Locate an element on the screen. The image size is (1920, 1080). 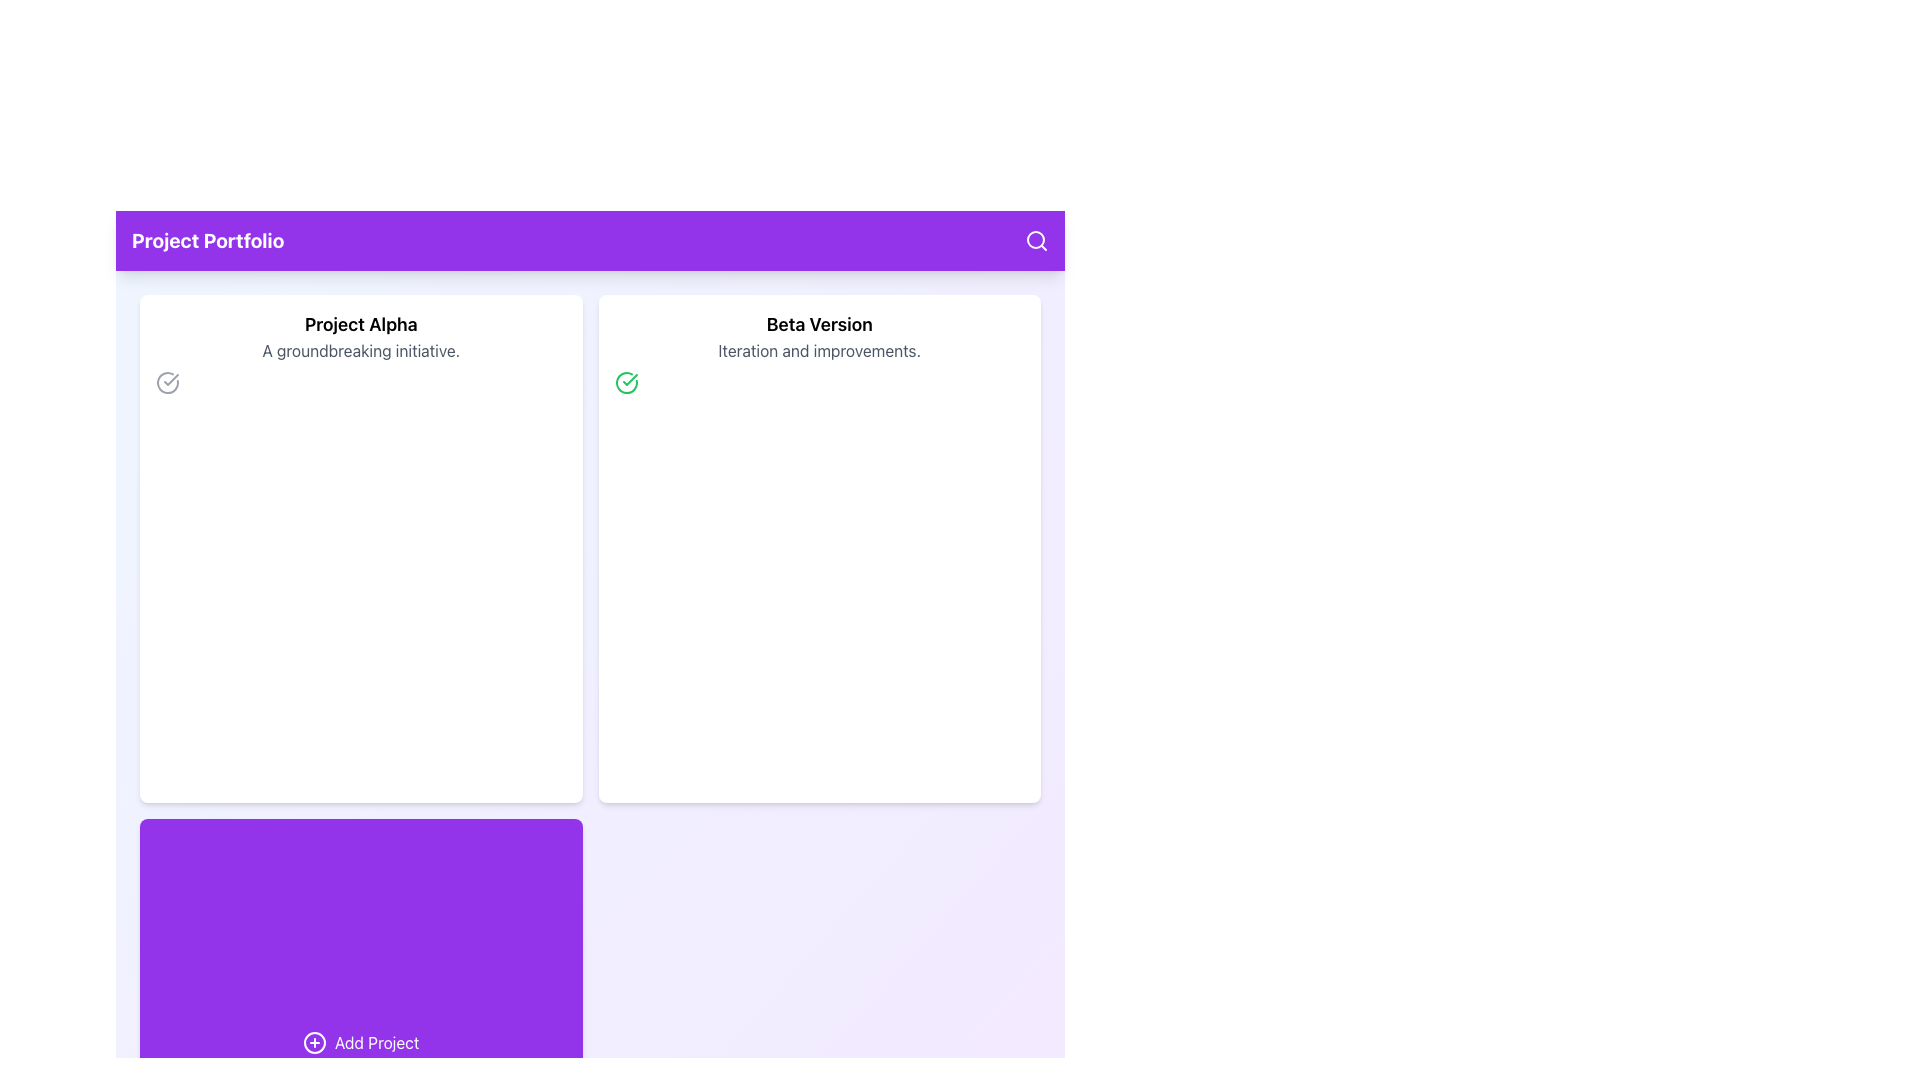
on the 'Add Project' label, which is part of a purple button located at the bottom center of the interface is located at coordinates (377, 1041).